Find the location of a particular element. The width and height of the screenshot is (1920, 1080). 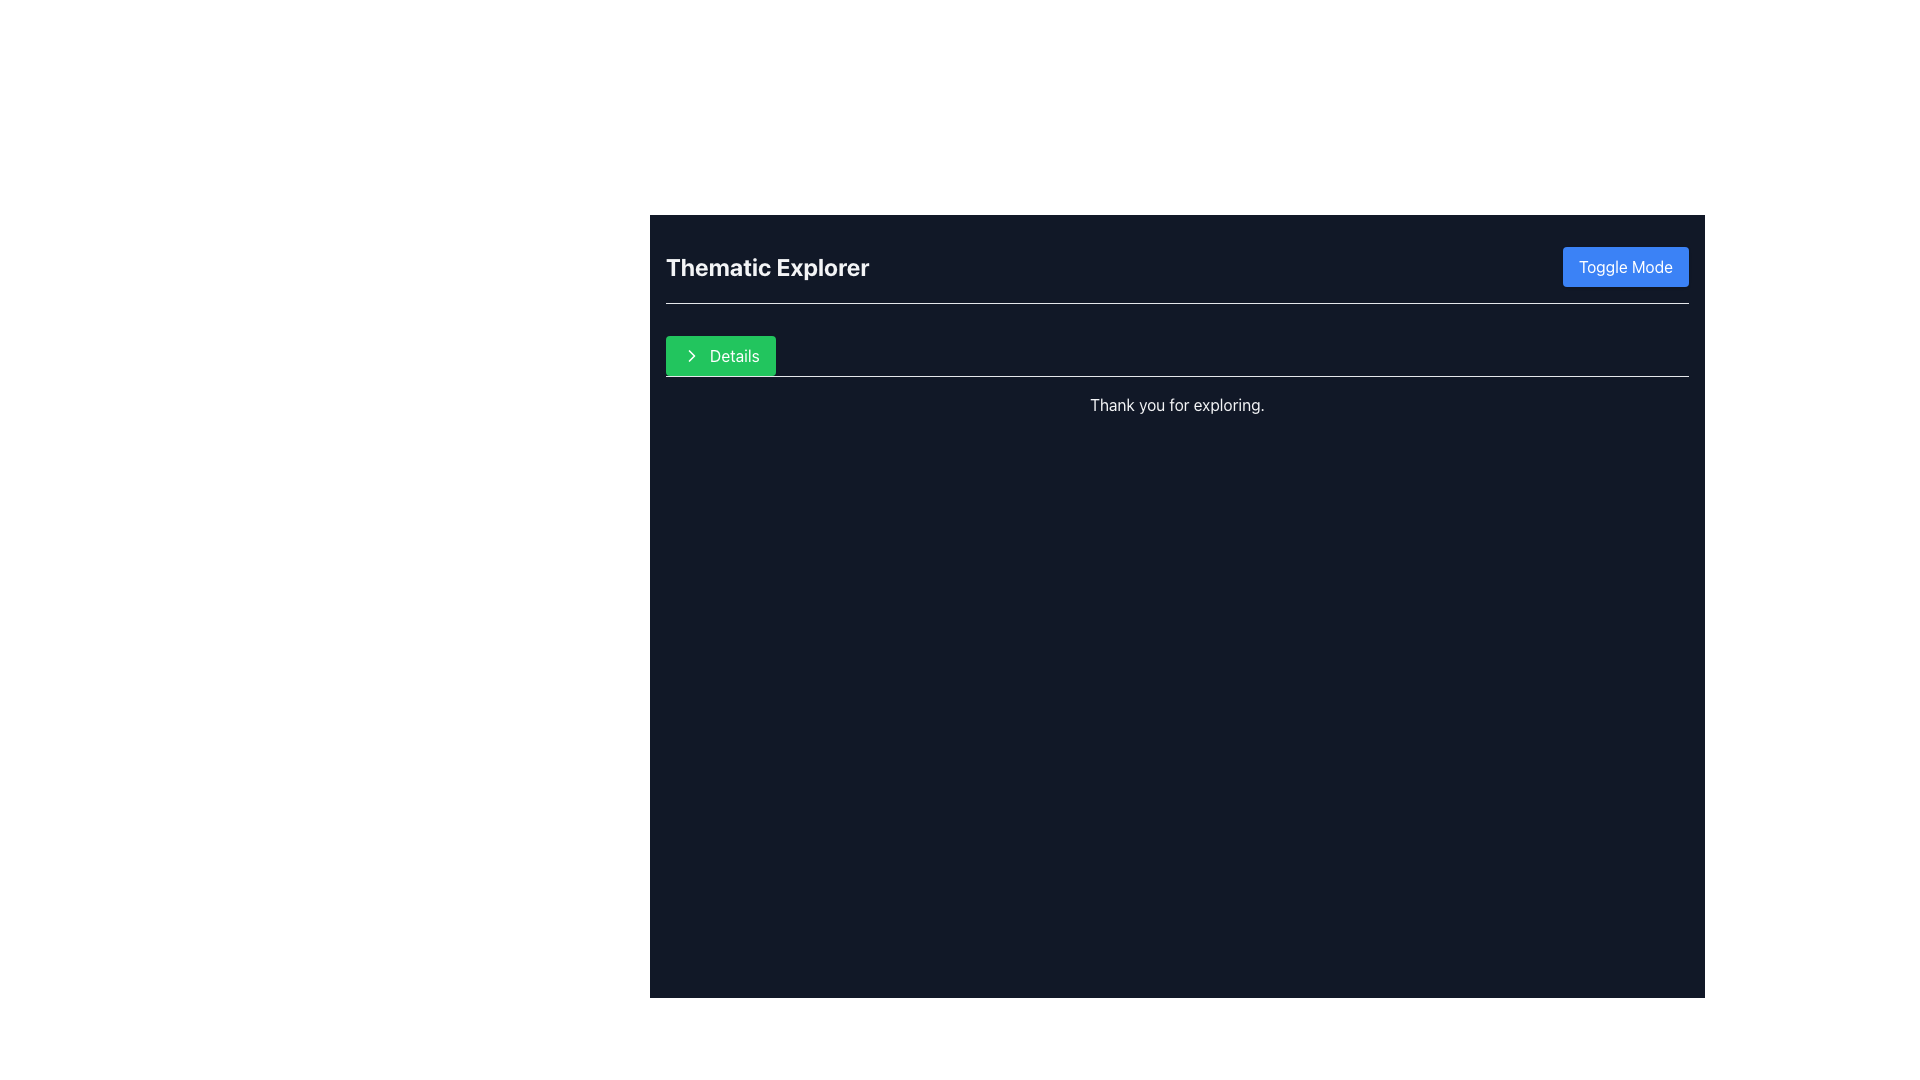

the visual cue of the right-pointing chevron arrow icon located inside the 'Details' button is located at coordinates (691, 354).